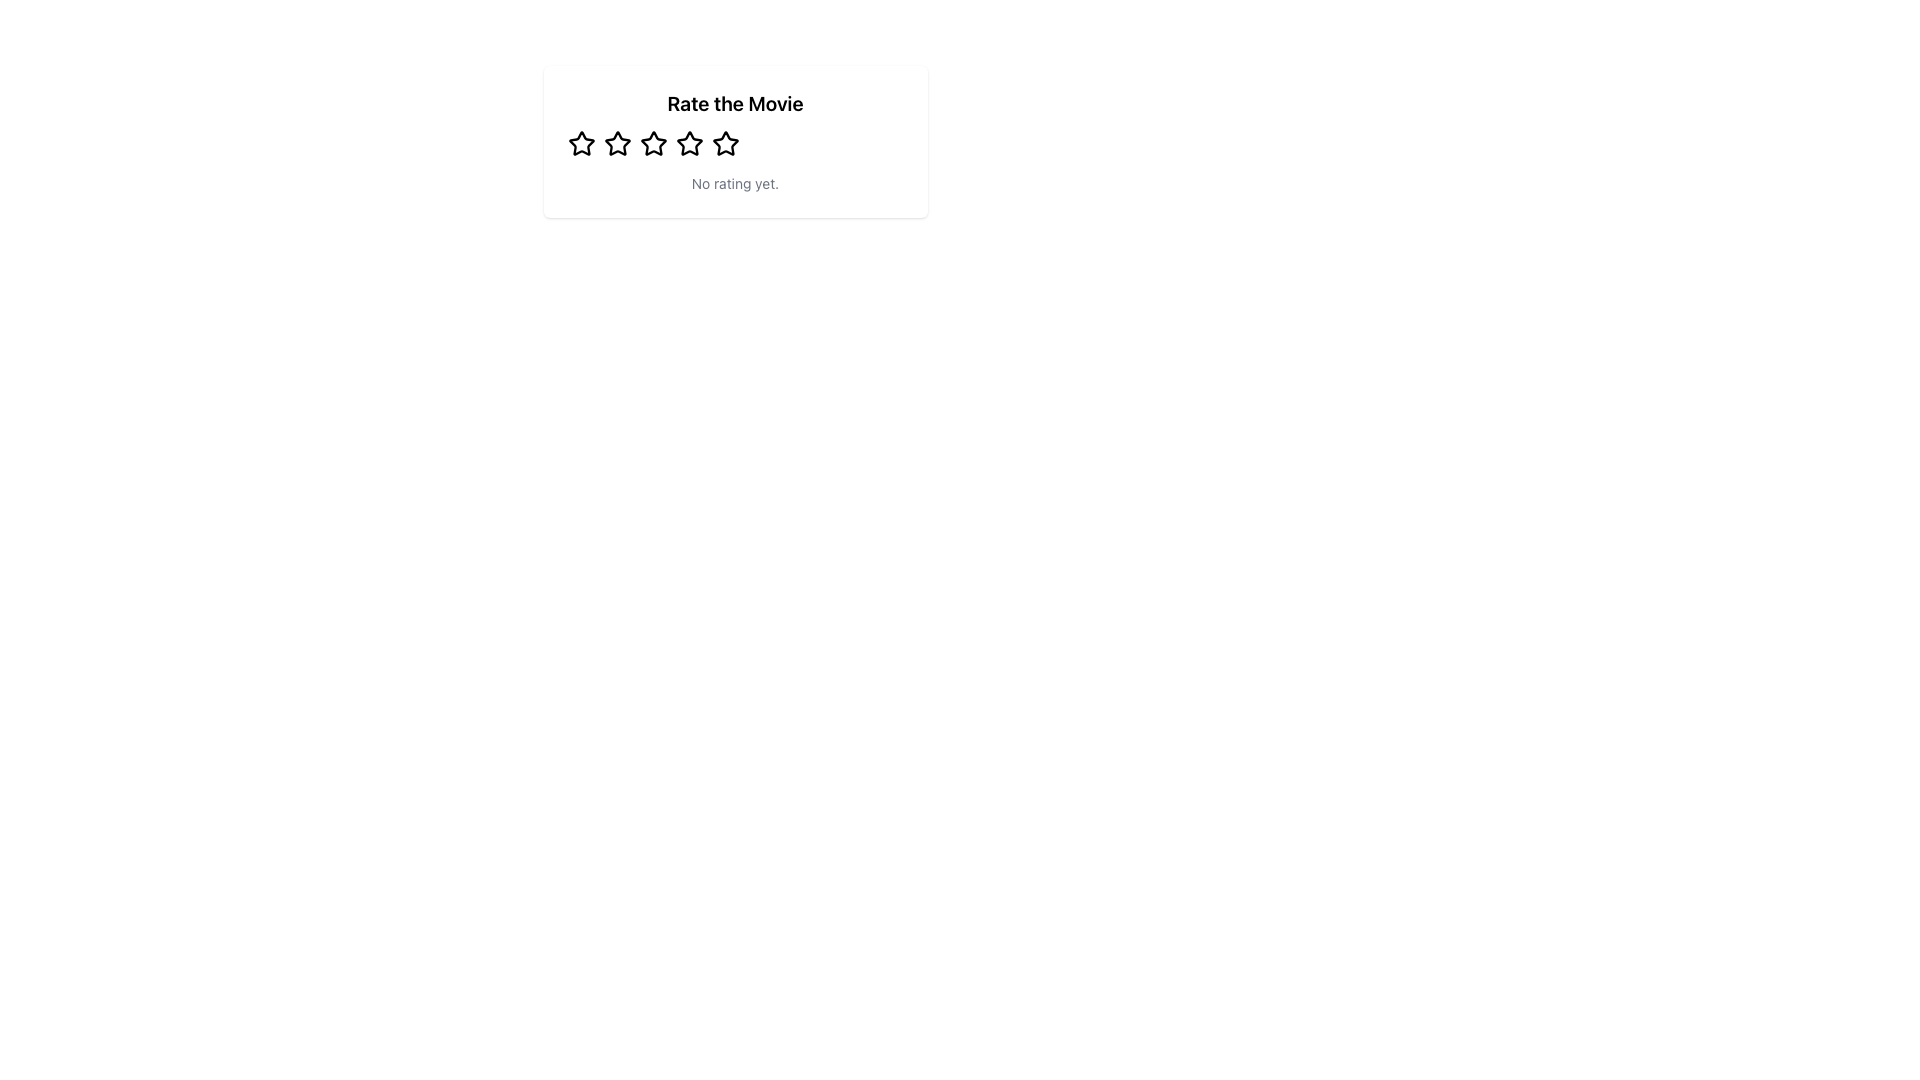 The width and height of the screenshot is (1920, 1080). Describe the element at coordinates (616, 142) in the screenshot. I see `the second star icon in the rating component, which is styled with a black outline and no fill, located beneath the 'Rate the Movie' label` at that location.